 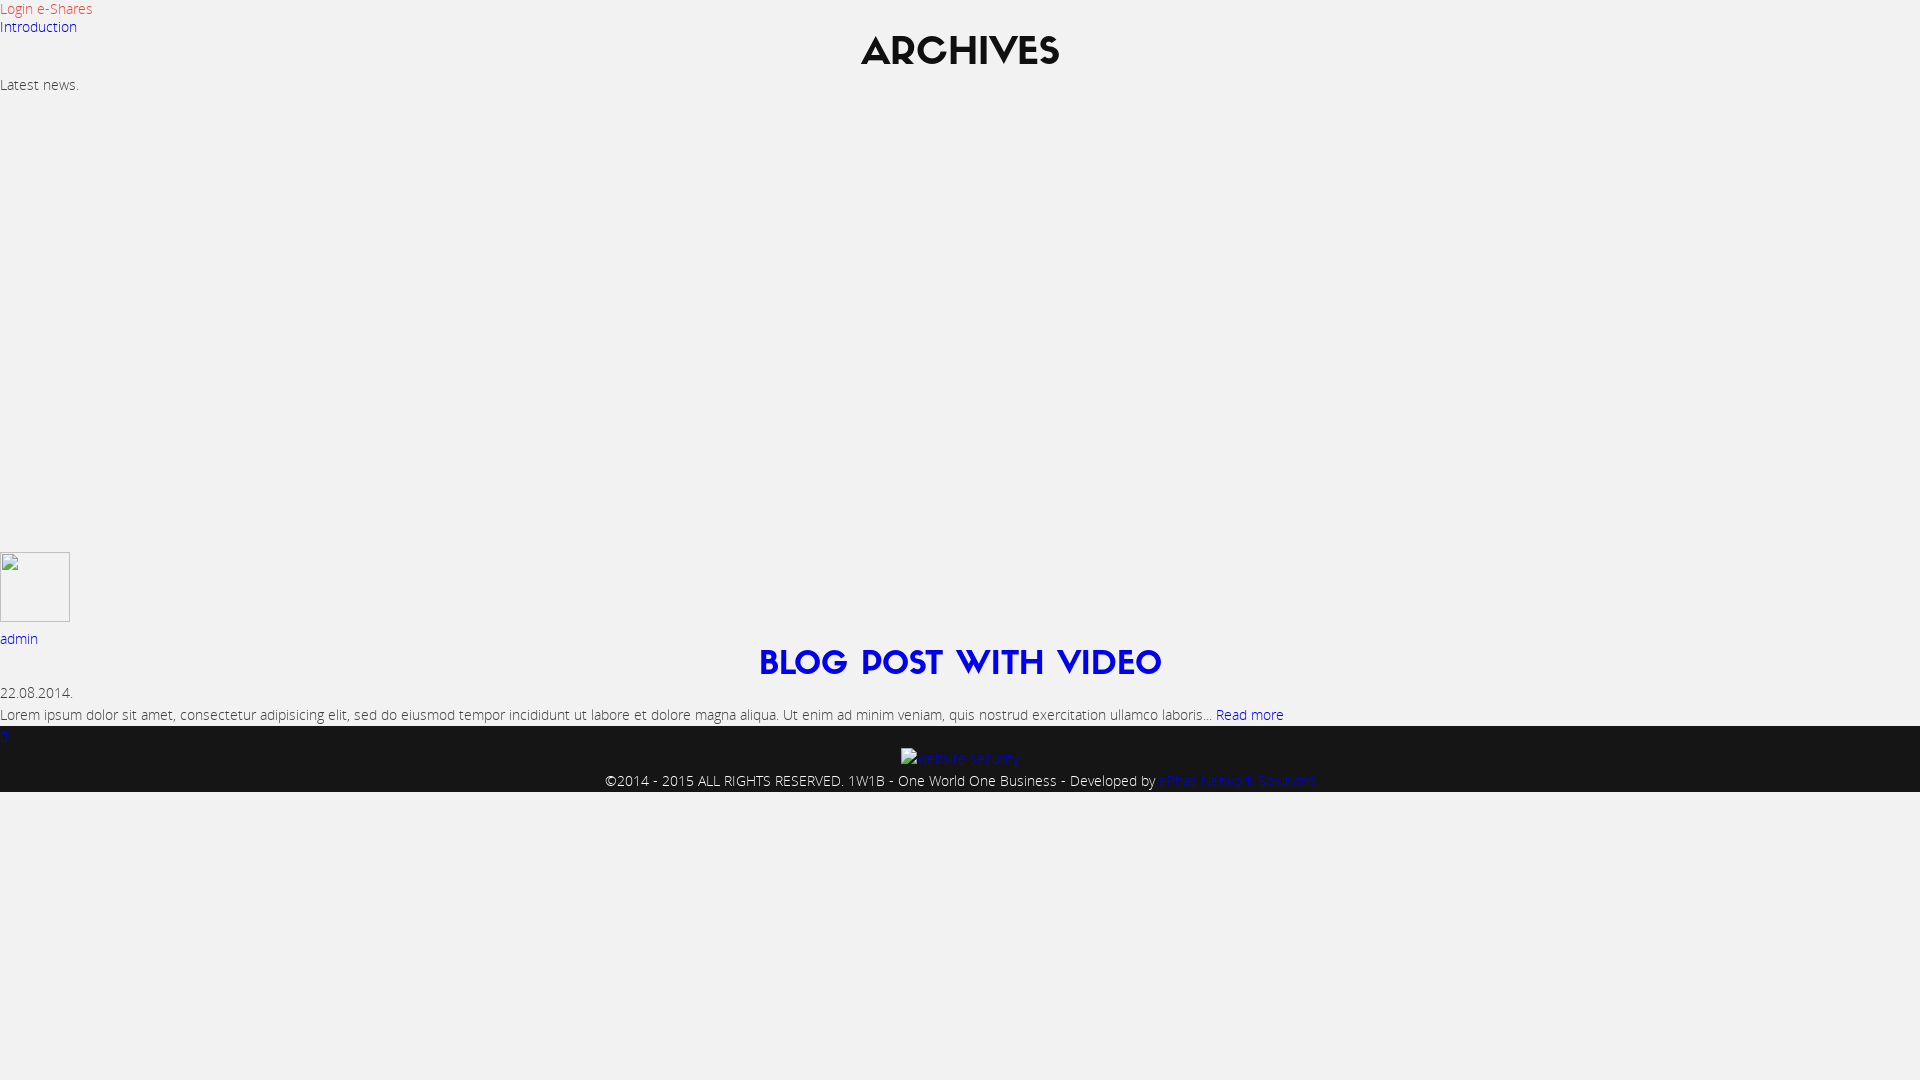 I want to click on 'admin', so click(x=19, y=638).